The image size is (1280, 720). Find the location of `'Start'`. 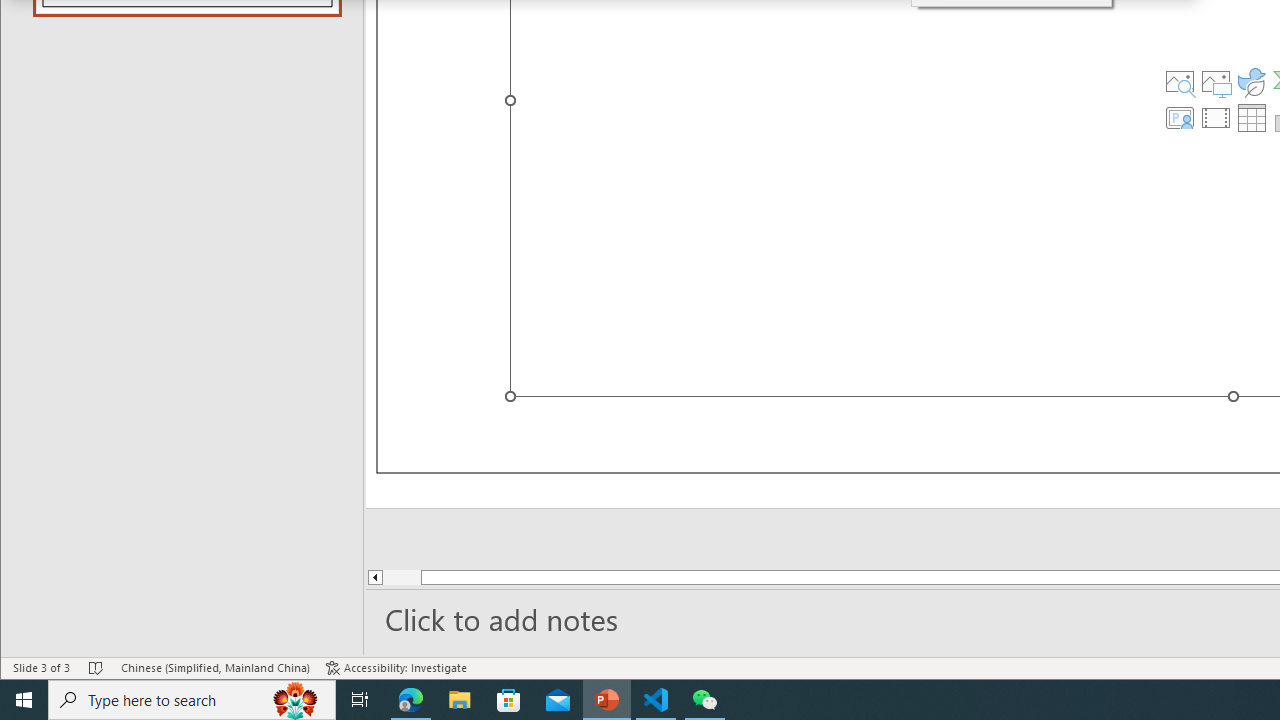

'Start' is located at coordinates (24, 698).